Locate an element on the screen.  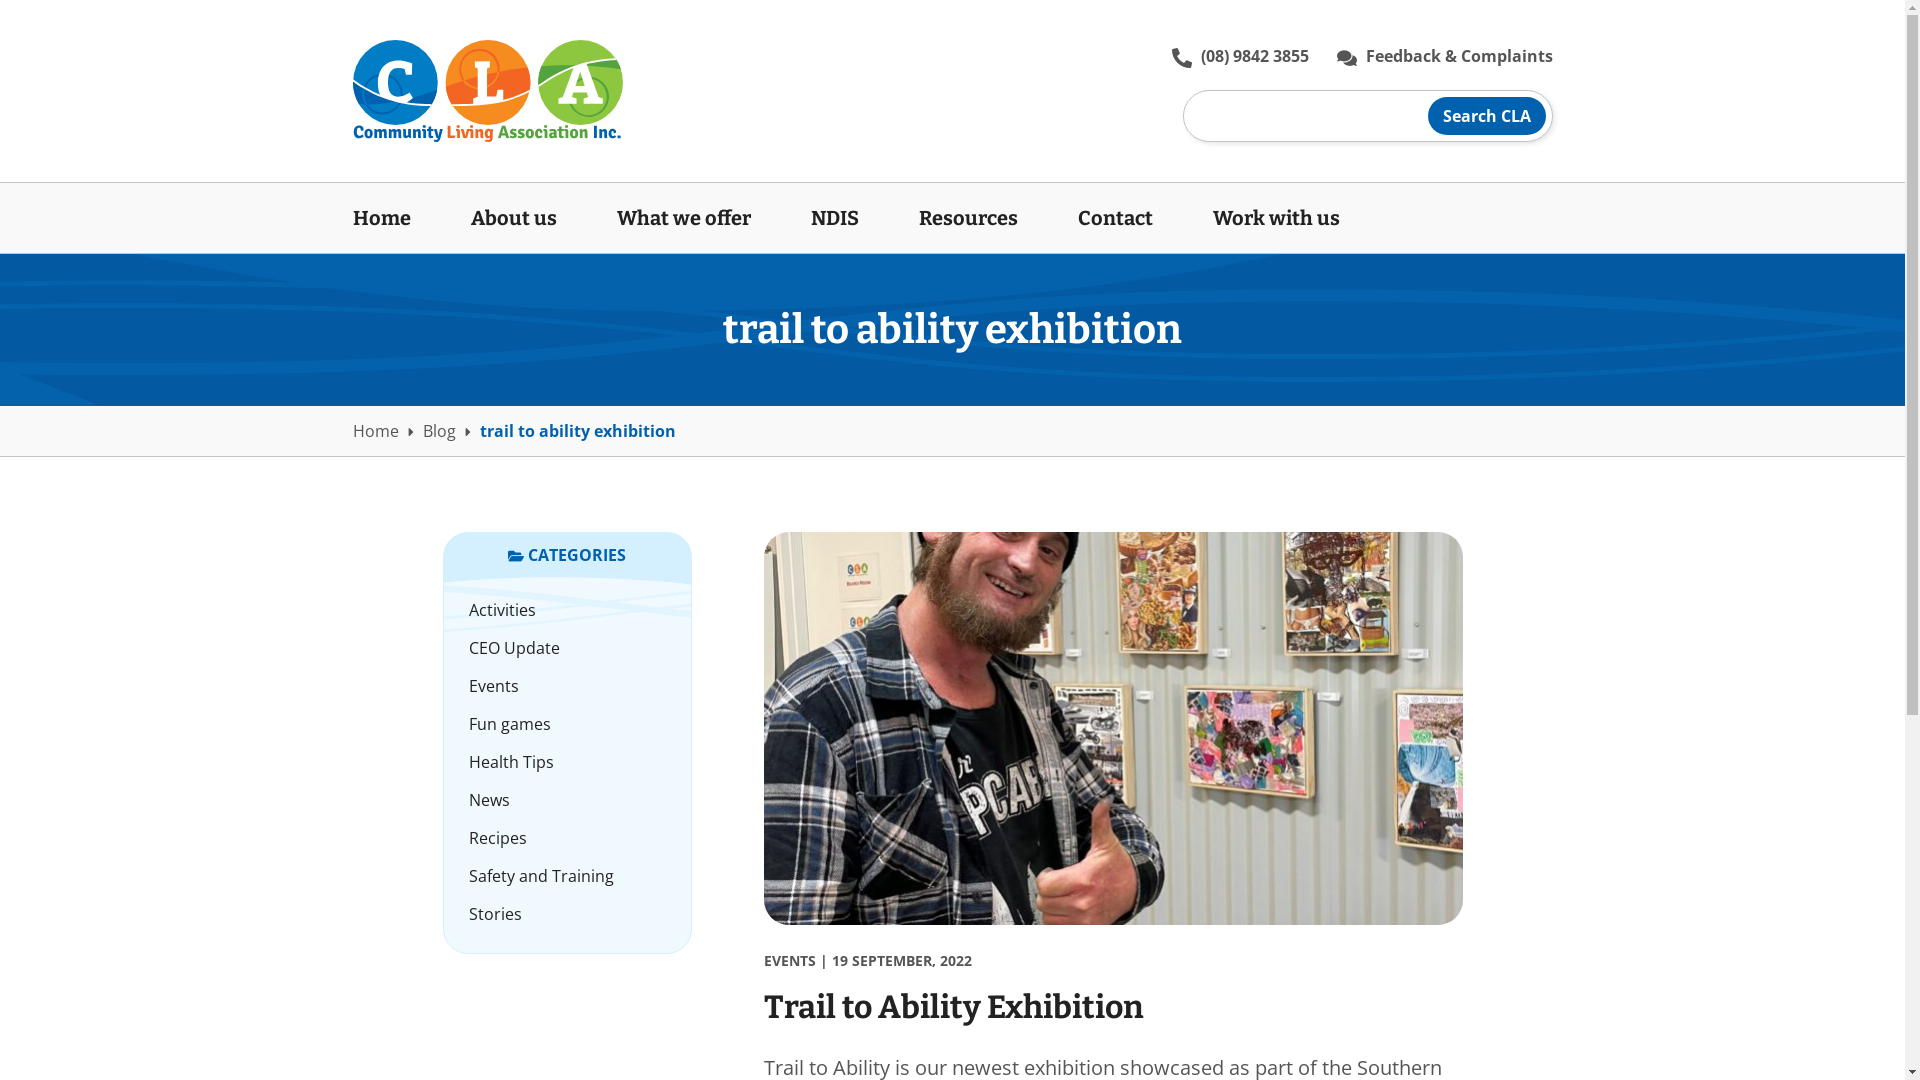
'About us' is located at coordinates (513, 218).